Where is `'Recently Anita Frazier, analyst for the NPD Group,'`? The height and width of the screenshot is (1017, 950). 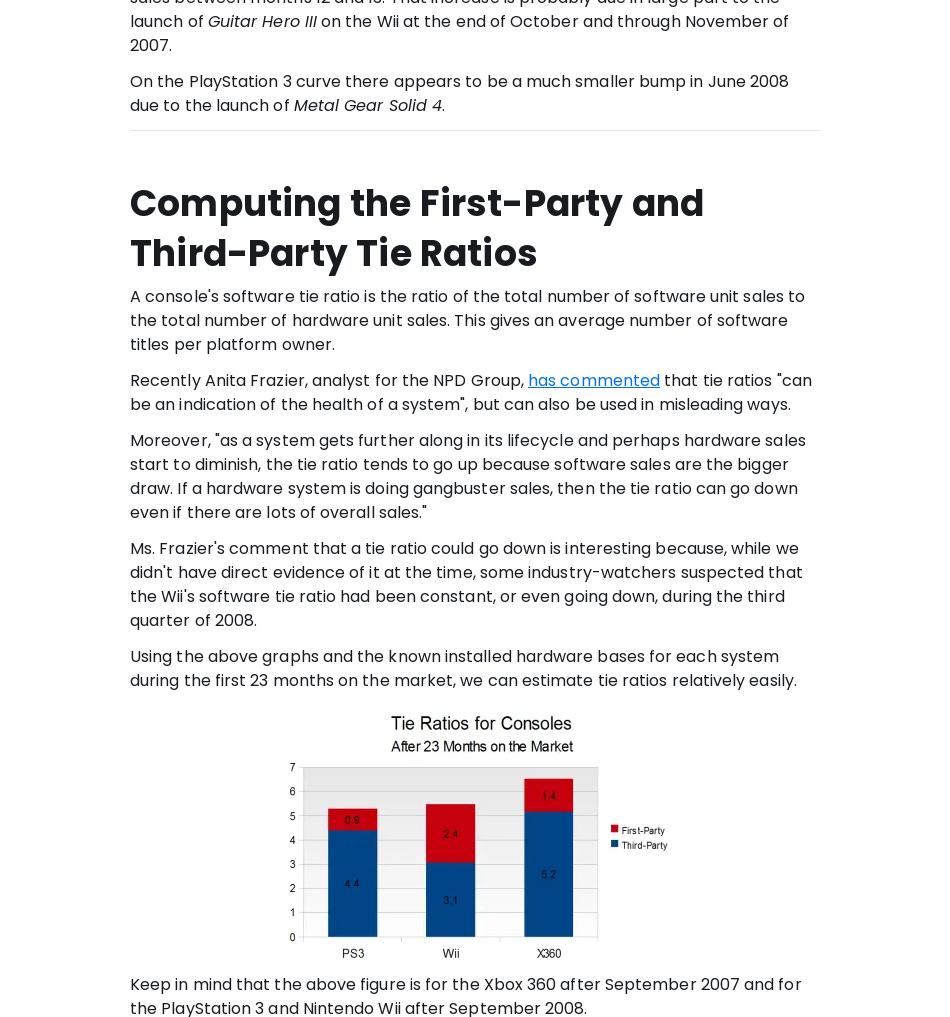 'Recently Anita Frazier, analyst for the NPD Group,' is located at coordinates (327, 378).